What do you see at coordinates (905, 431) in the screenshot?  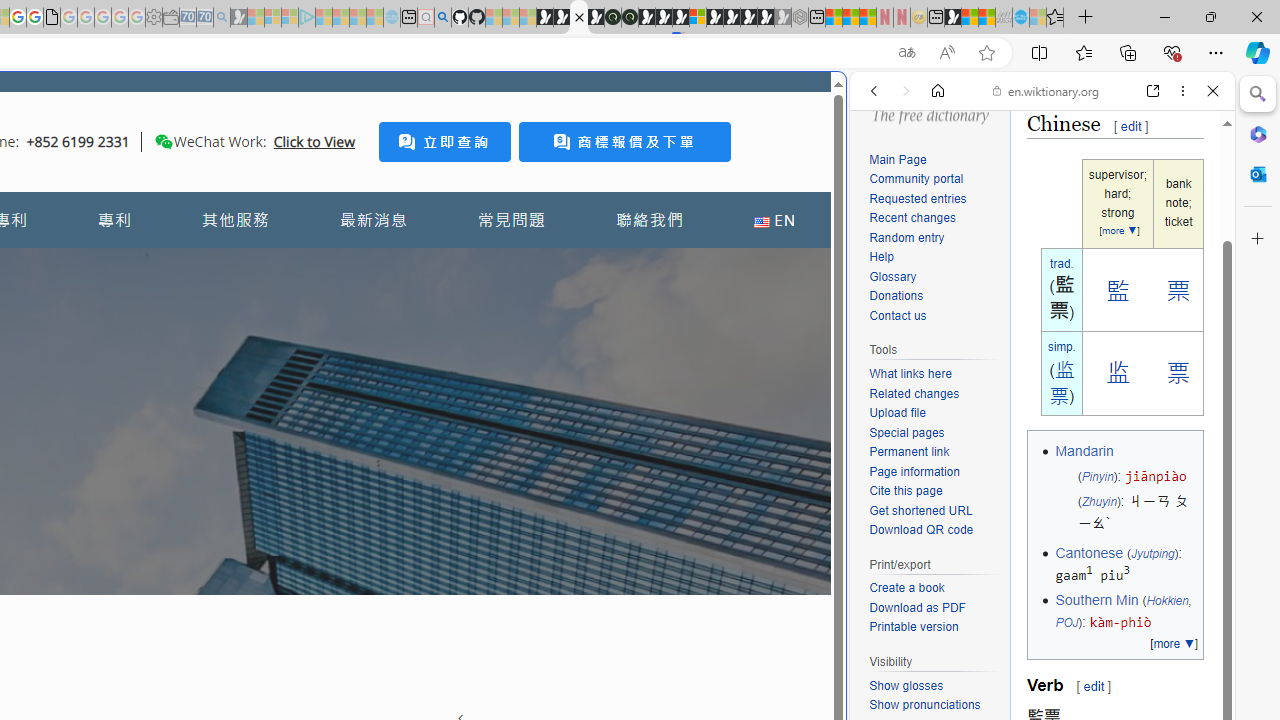 I see `'Special pages'` at bounding box center [905, 431].